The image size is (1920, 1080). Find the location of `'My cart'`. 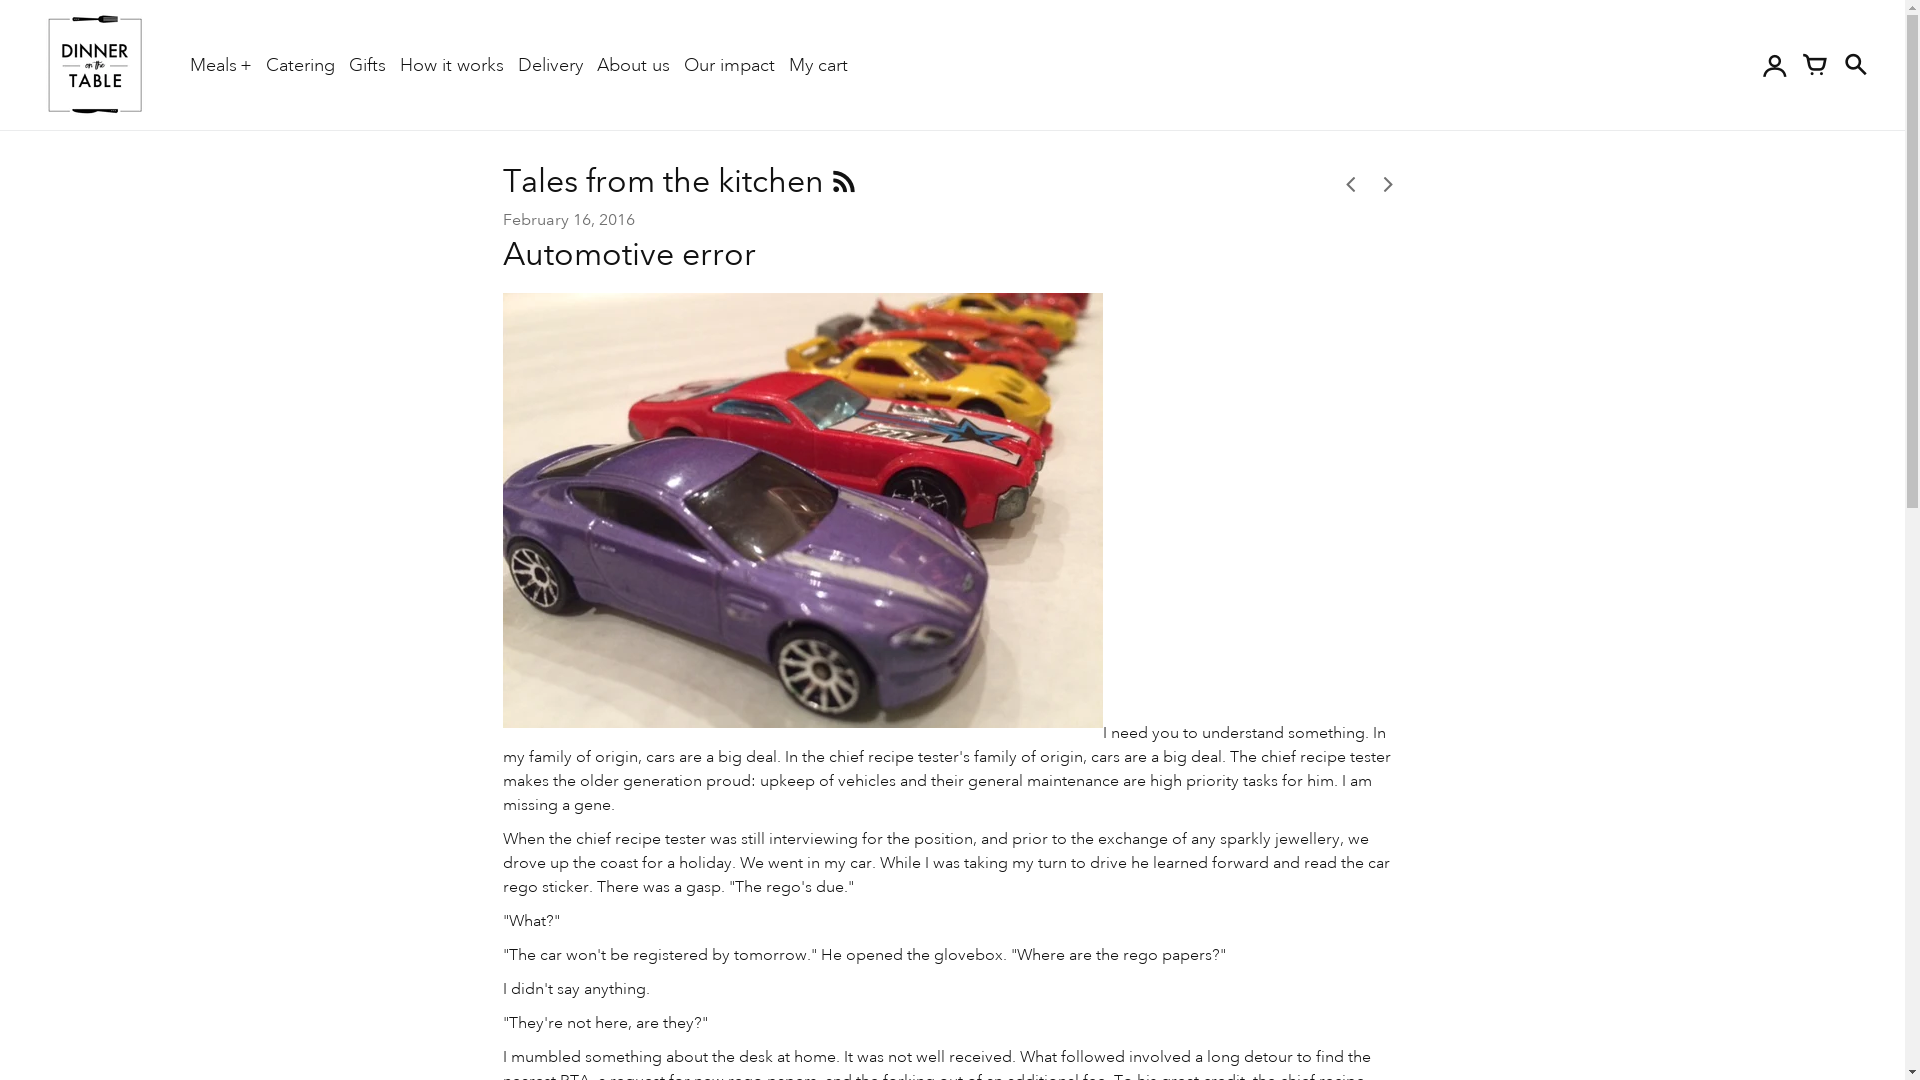

'My cart' is located at coordinates (818, 63).